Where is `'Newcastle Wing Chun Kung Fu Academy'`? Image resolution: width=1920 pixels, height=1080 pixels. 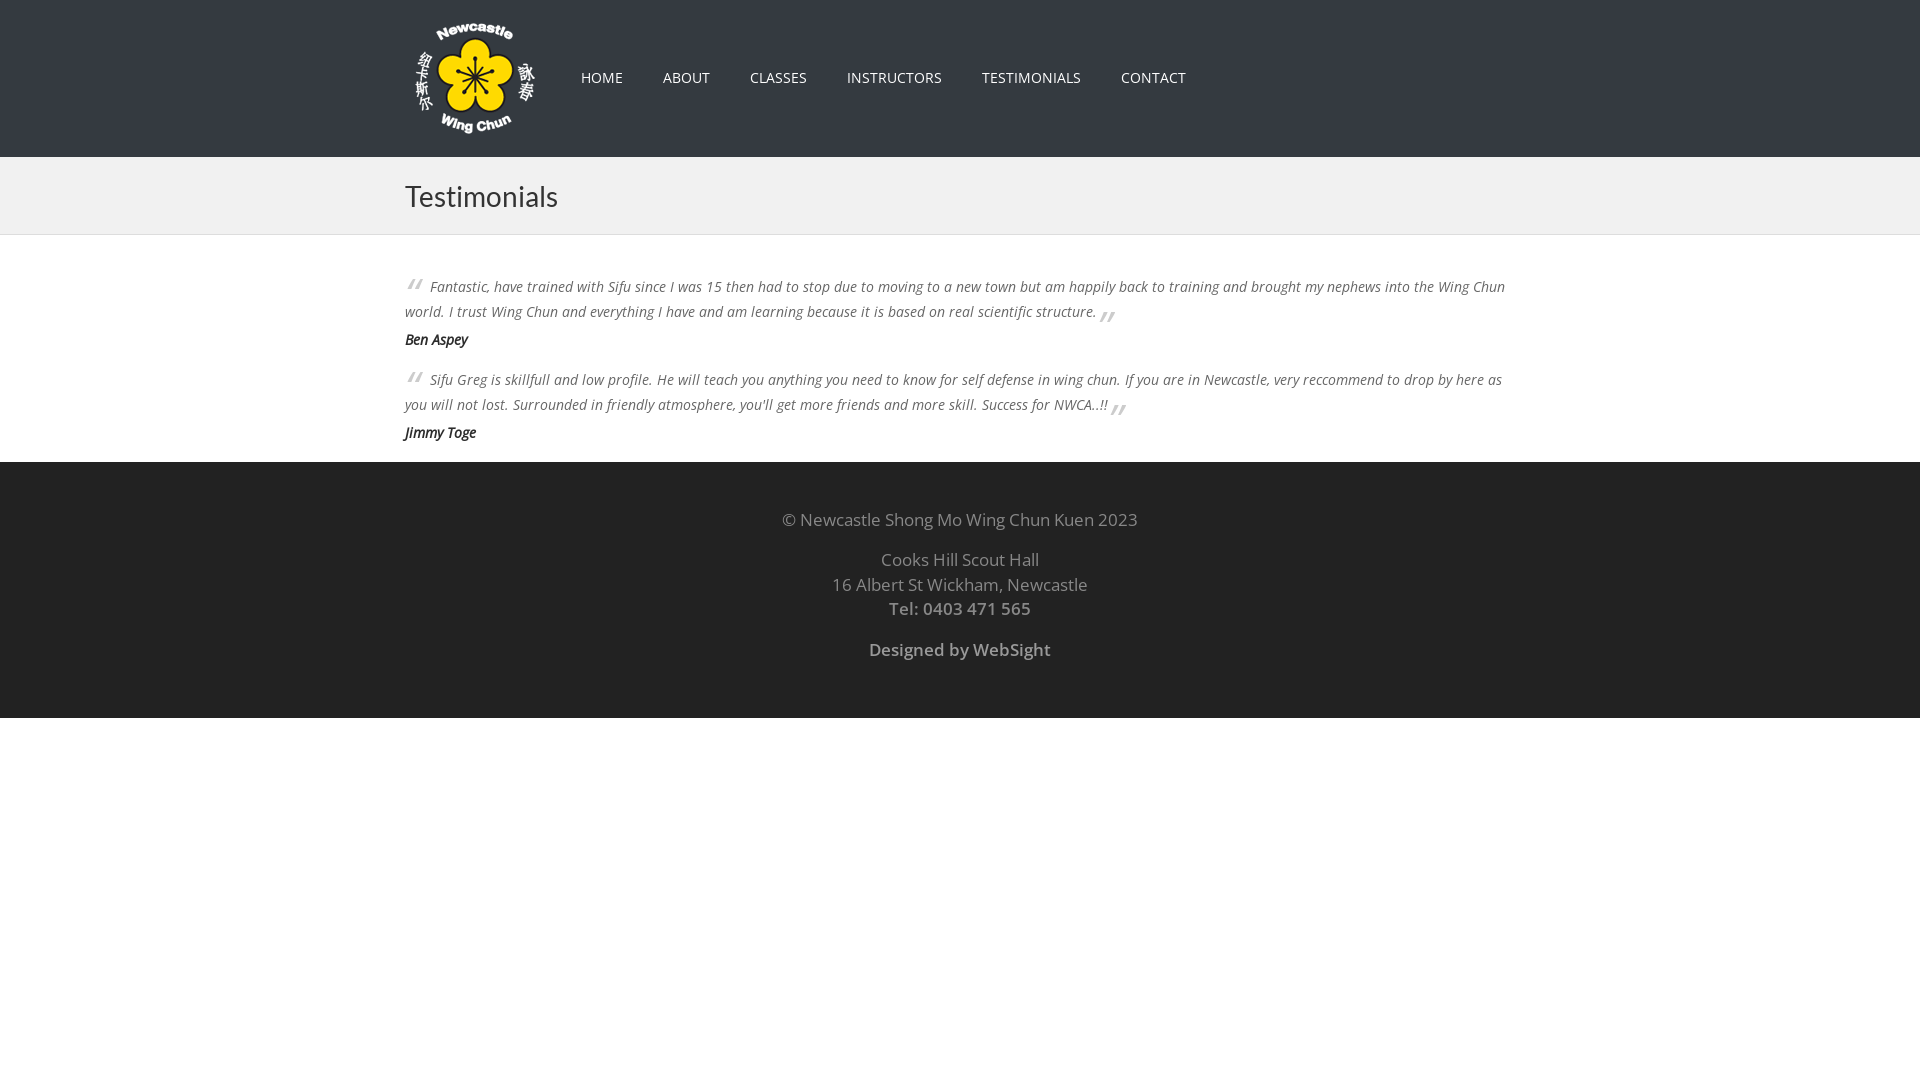
'Newcastle Wing Chun Kung Fu Academy' is located at coordinates (413, 77).